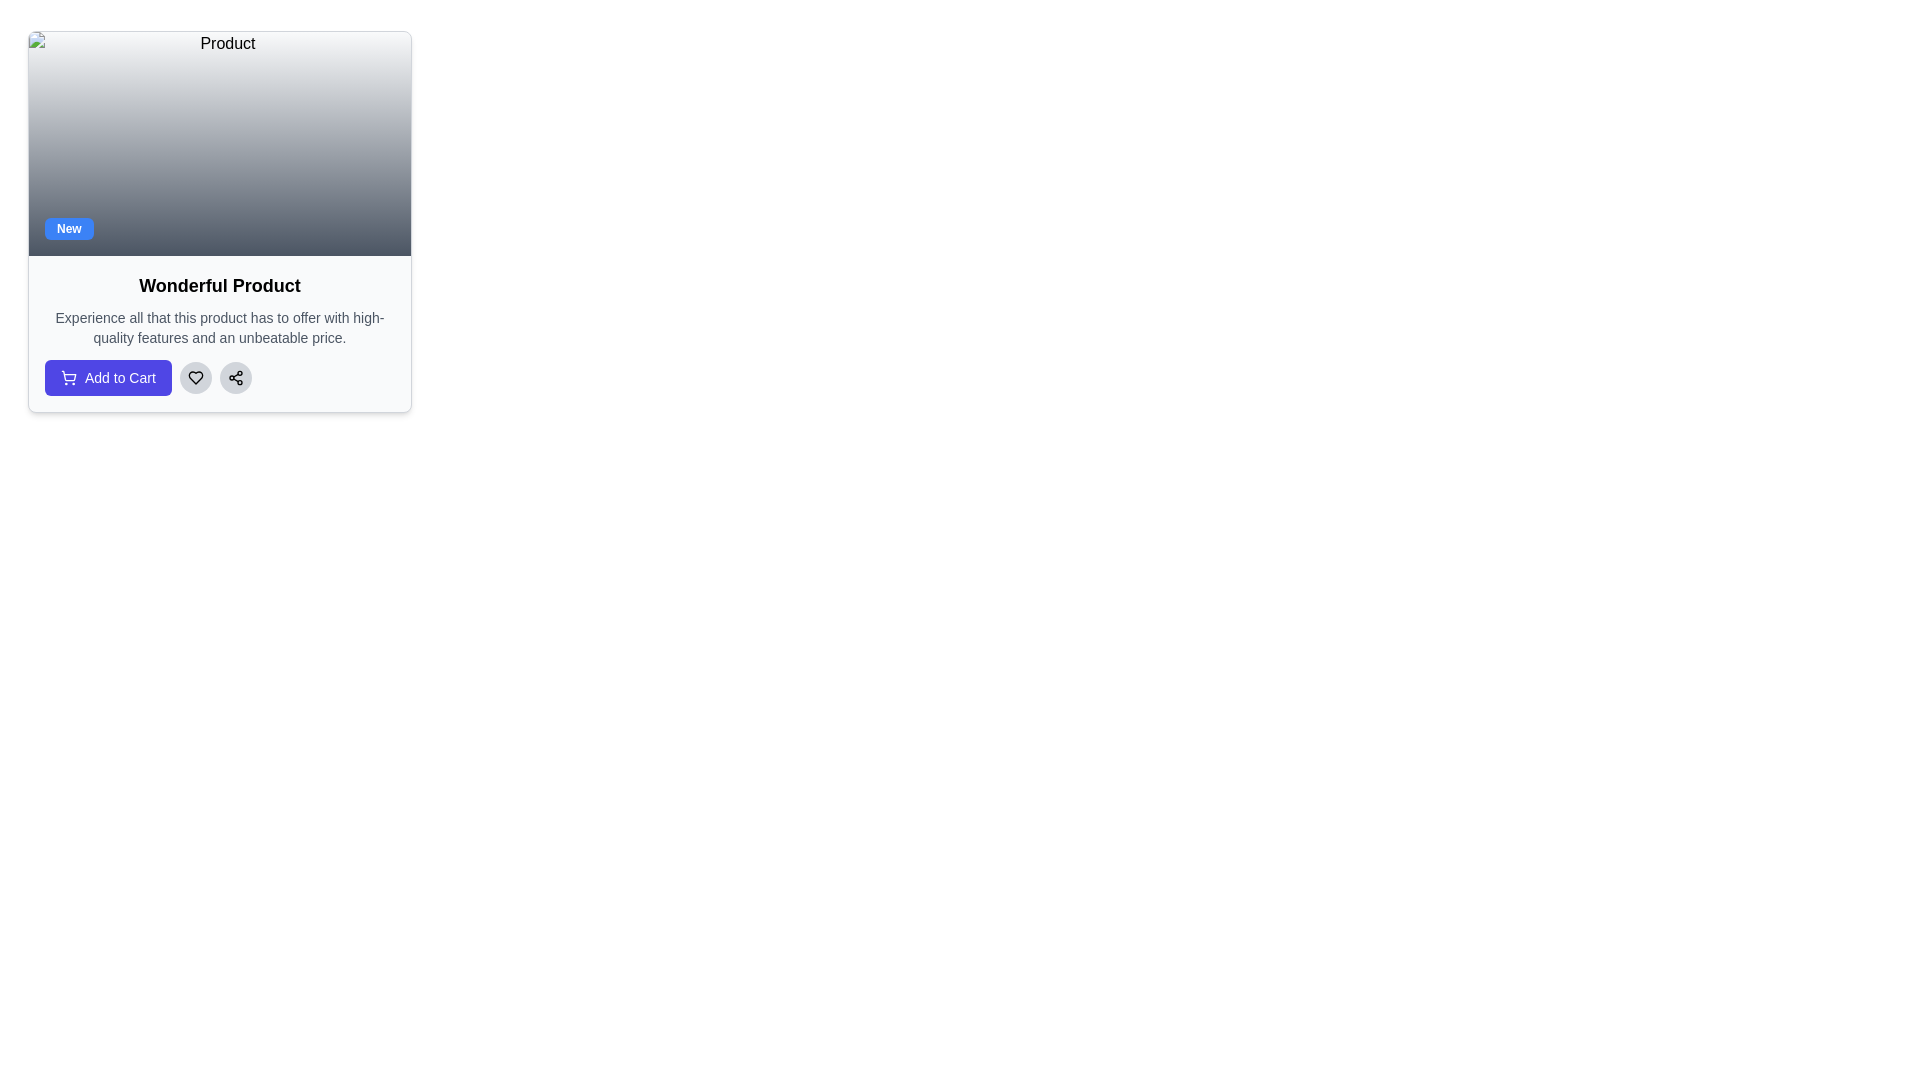 This screenshot has height=1080, width=1920. Describe the element at coordinates (195, 378) in the screenshot. I see `the heart-shaped icon button, which is part of a circular button with a light gray background` at that location.